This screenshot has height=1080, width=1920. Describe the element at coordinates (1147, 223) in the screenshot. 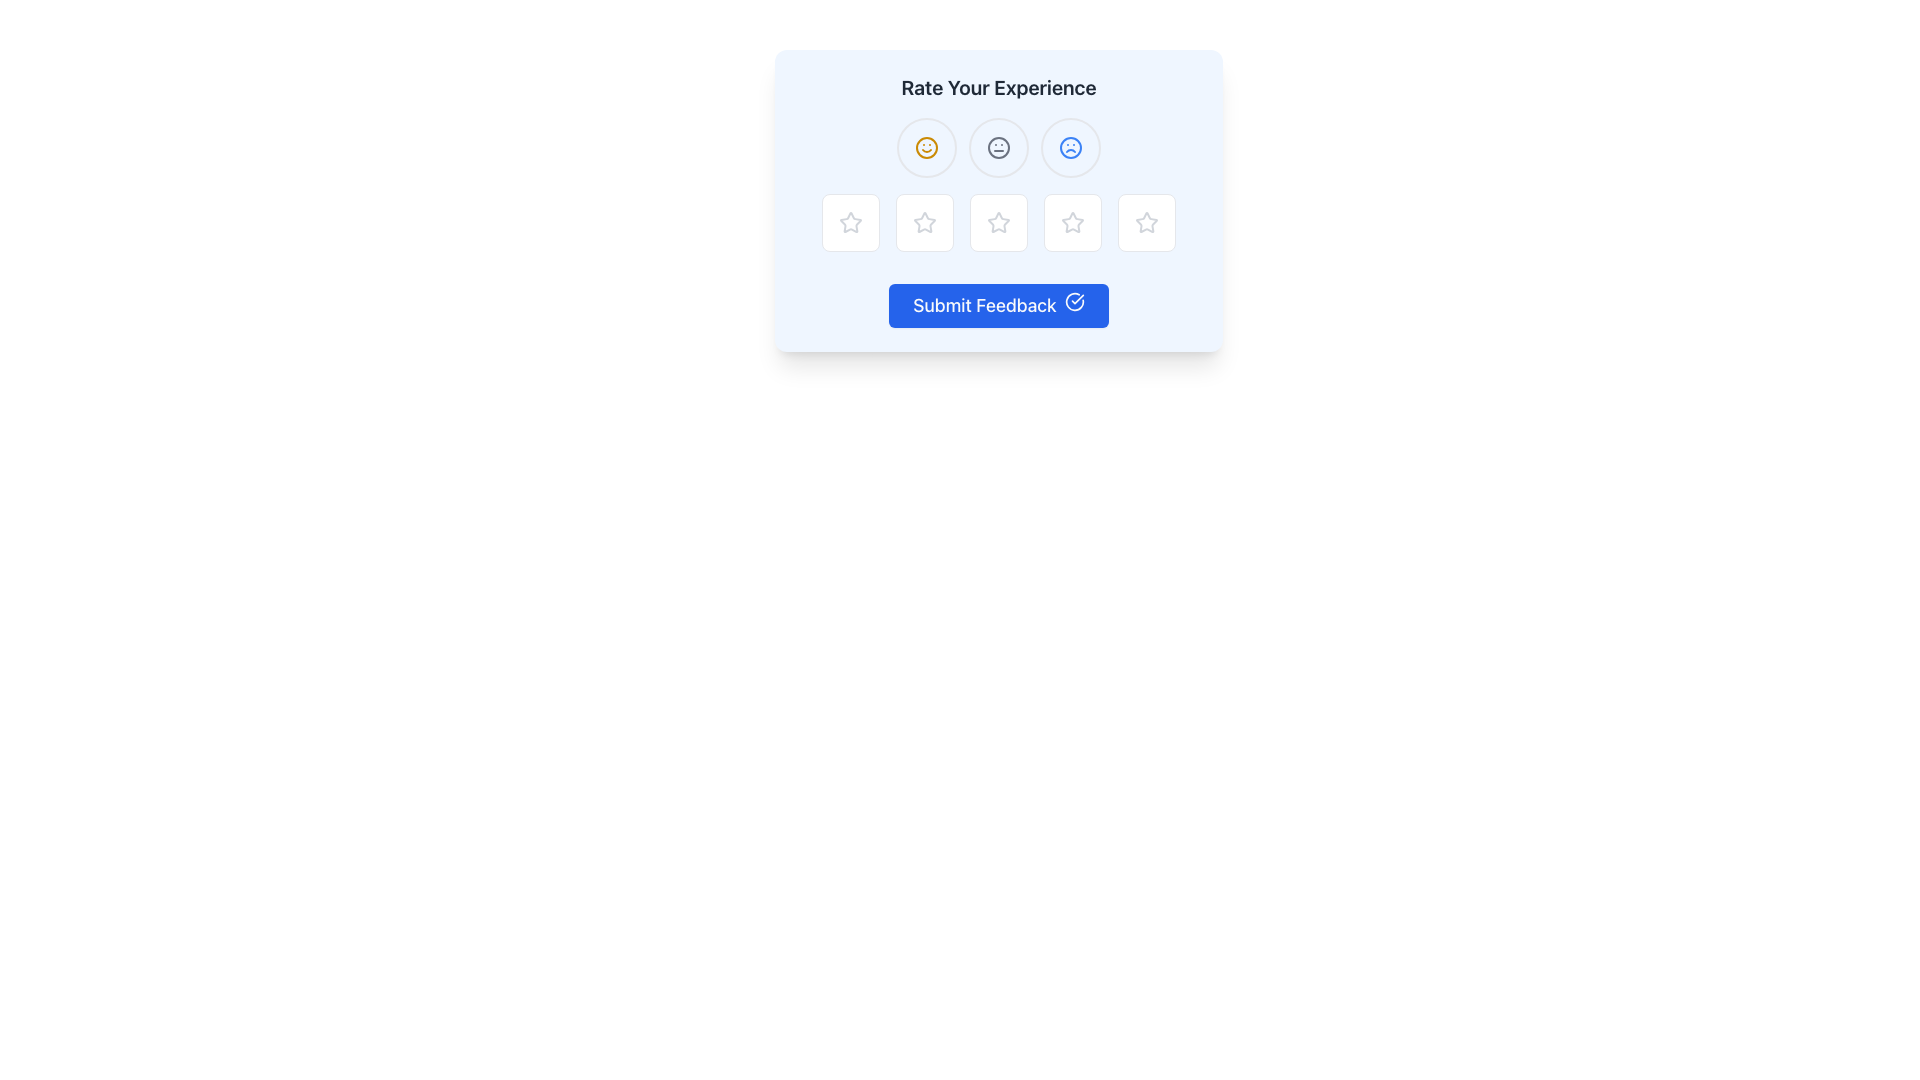

I see `the fifth star-shaped icon in the Star Rating Component` at that location.